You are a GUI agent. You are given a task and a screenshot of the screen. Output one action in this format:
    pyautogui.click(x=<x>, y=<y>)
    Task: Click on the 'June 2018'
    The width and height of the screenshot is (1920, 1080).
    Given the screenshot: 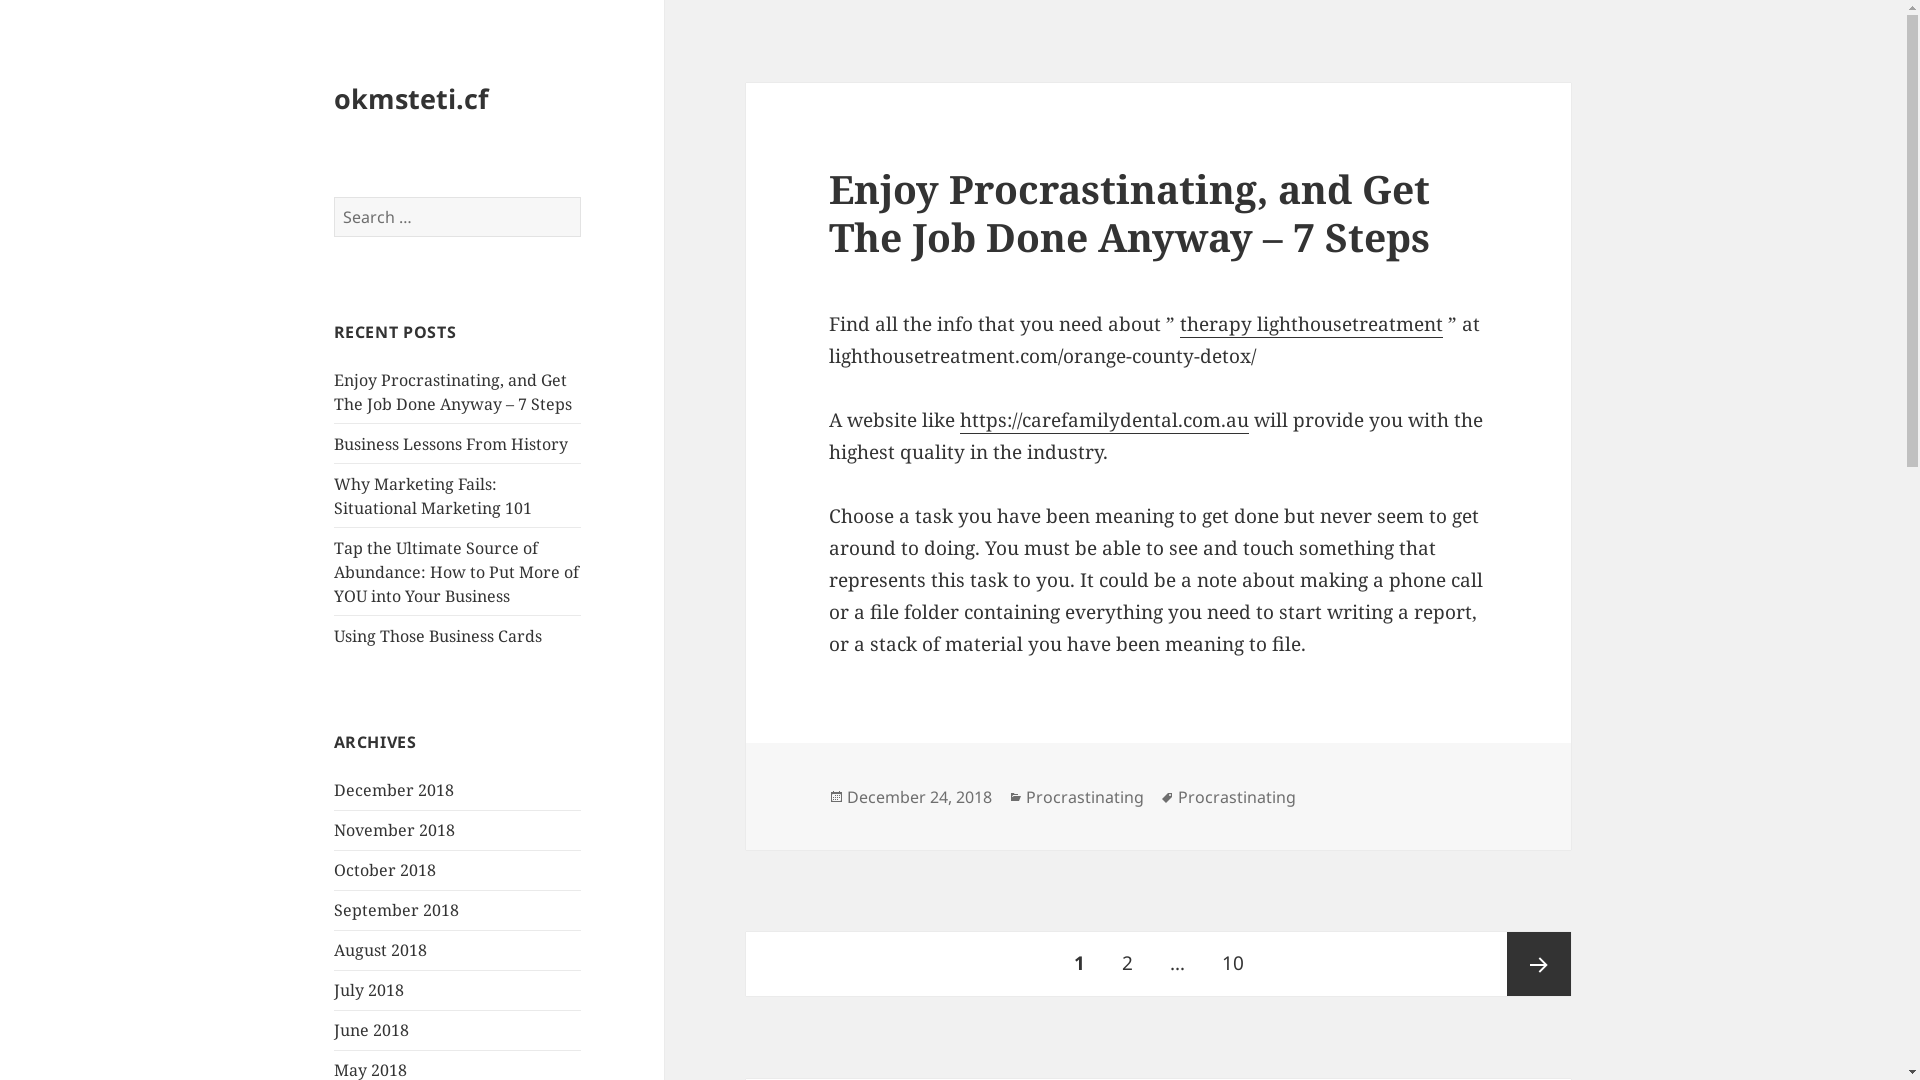 What is the action you would take?
    pyautogui.click(x=371, y=1029)
    